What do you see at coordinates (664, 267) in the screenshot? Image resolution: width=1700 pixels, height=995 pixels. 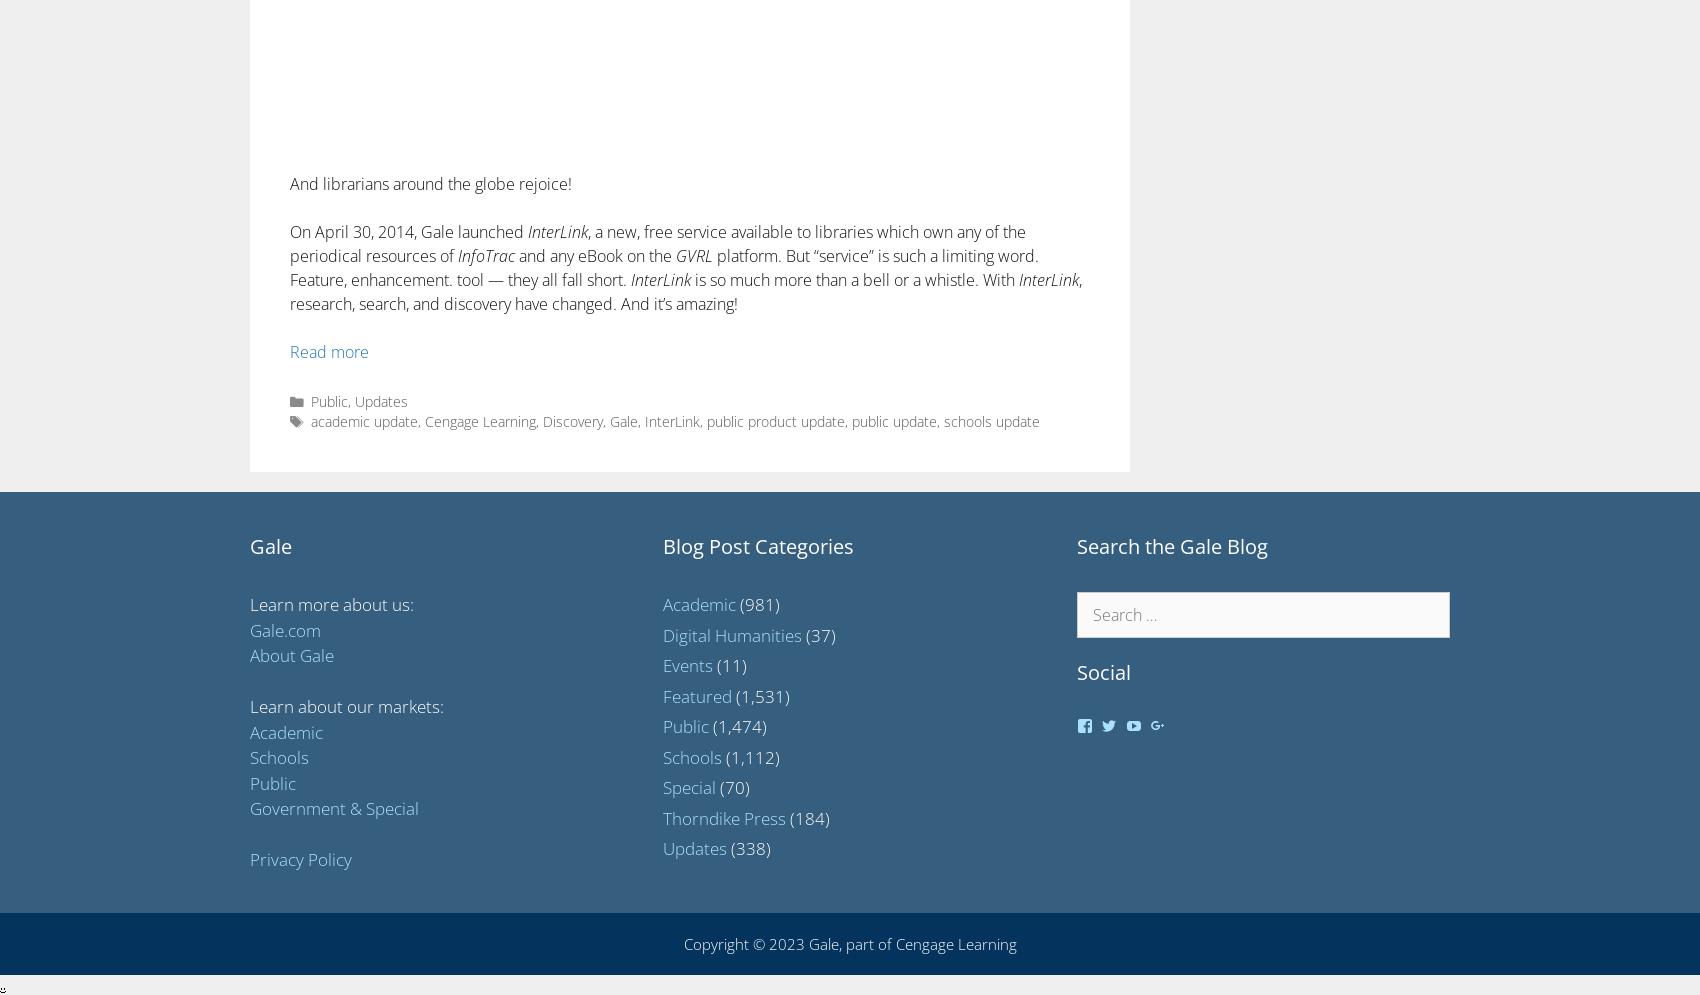 I see `'platform. But “service” is such a limiting word. Feature, enhancement. tool — they all fall short.'` at bounding box center [664, 267].